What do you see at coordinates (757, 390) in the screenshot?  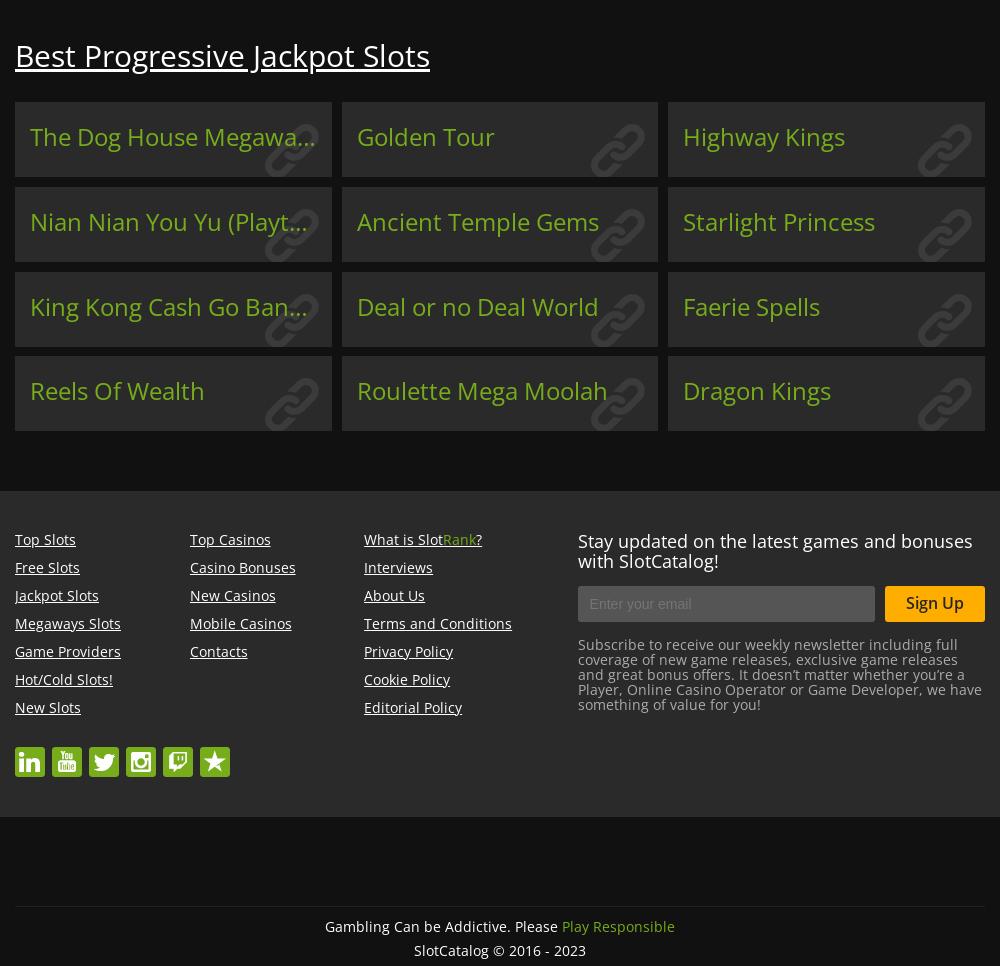 I see `'Dragon Kings'` at bounding box center [757, 390].